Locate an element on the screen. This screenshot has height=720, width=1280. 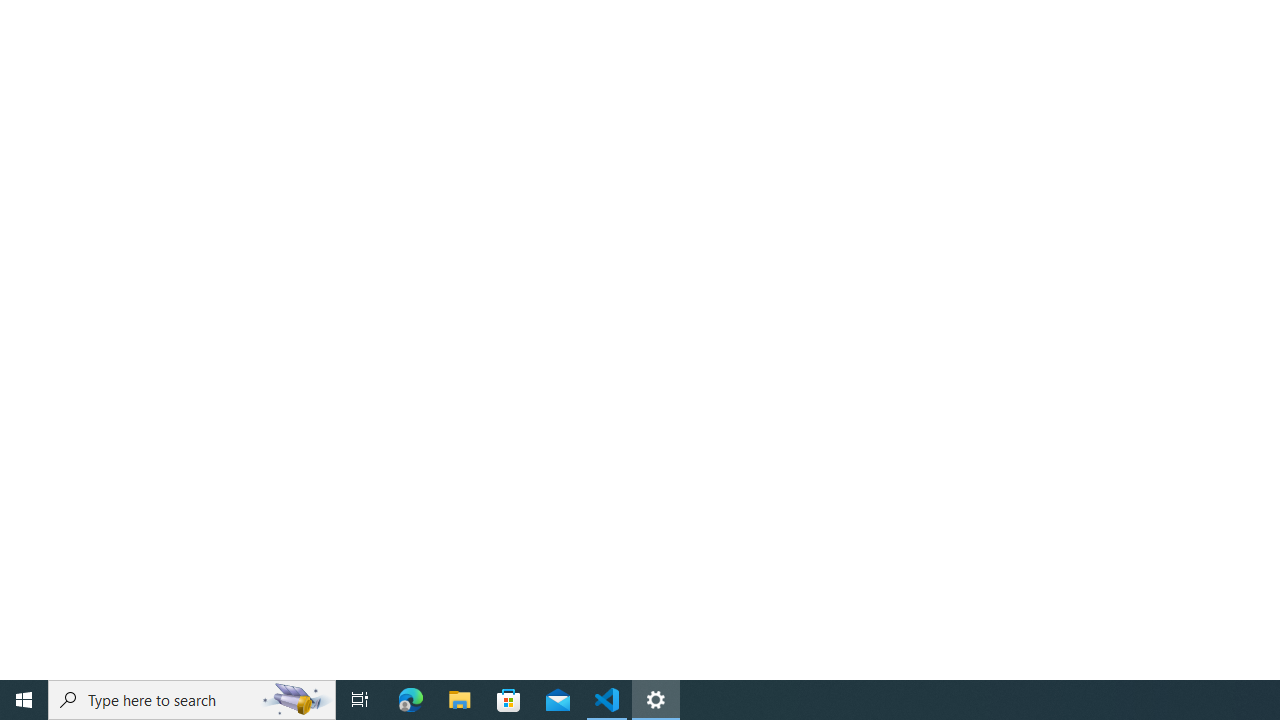
'Start' is located at coordinates (24, 698).